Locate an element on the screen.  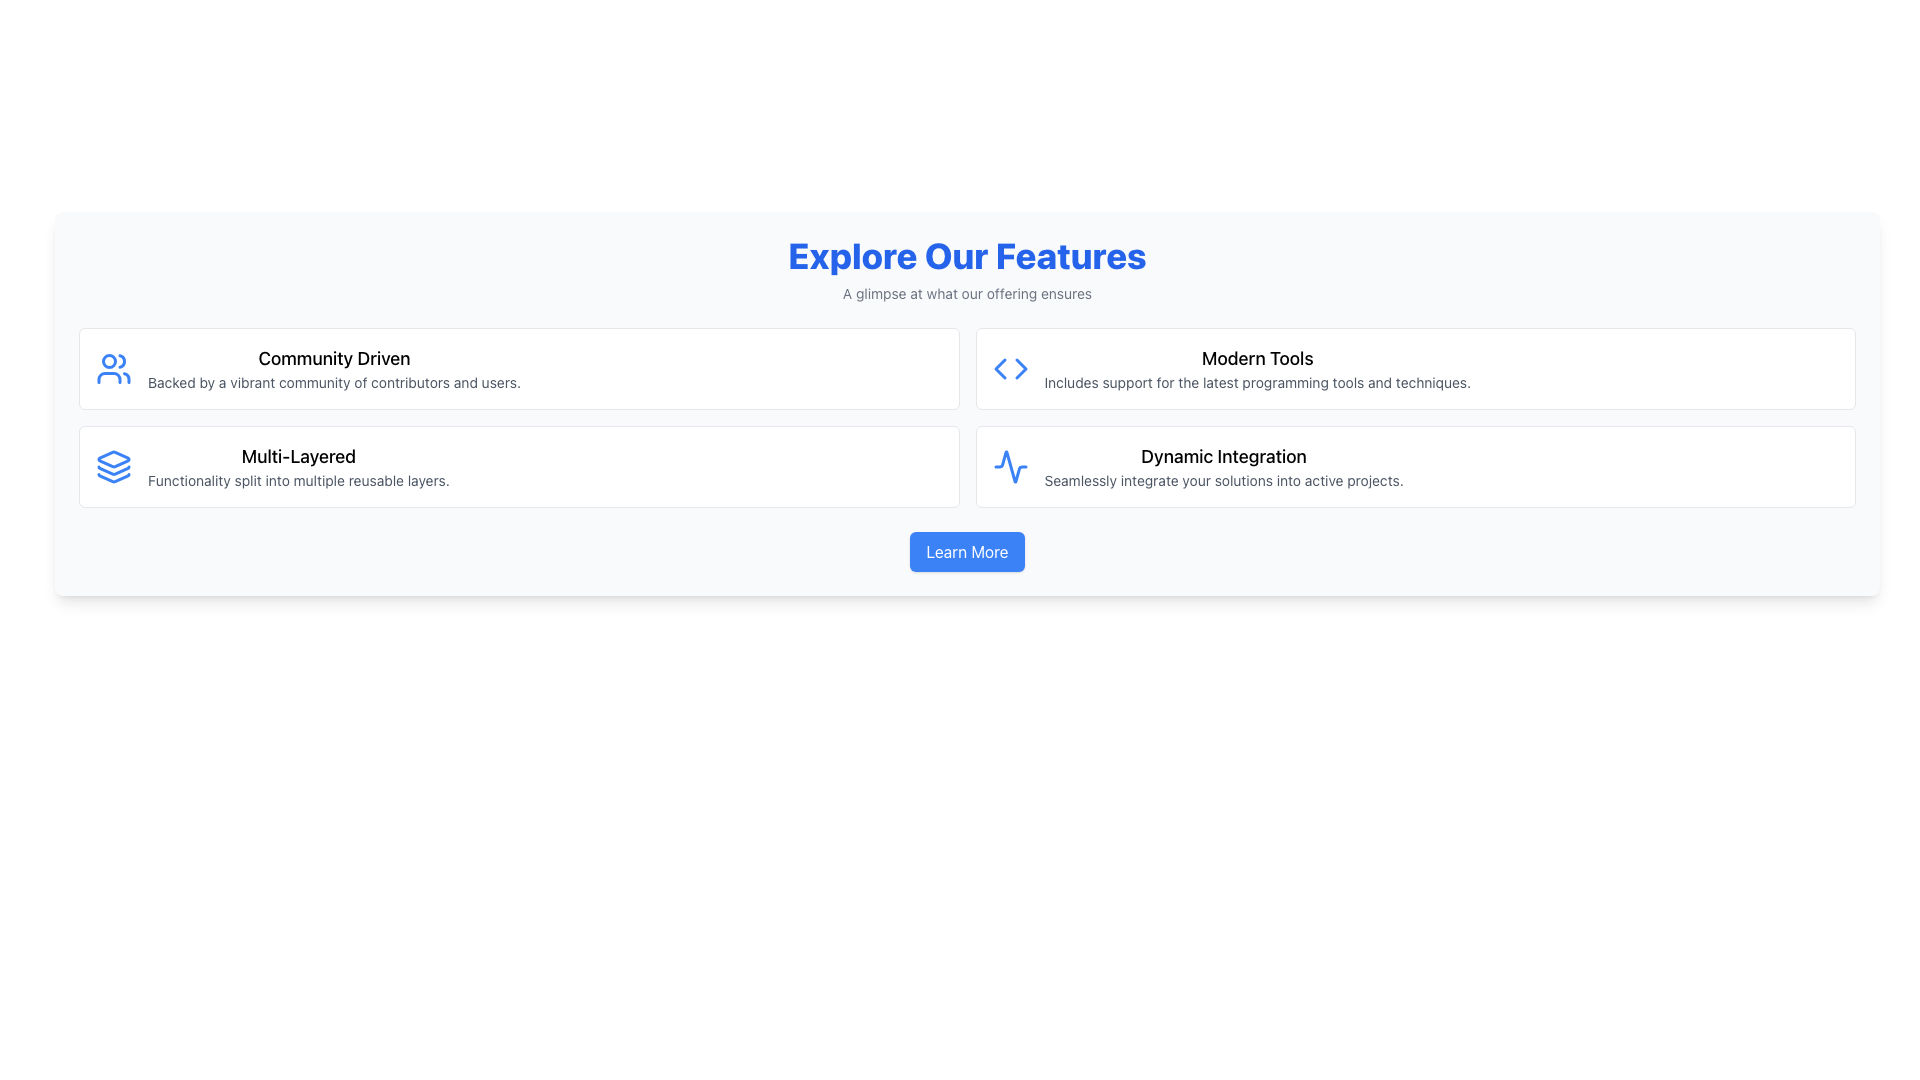
the right-pointing arrow SVG icon that is part of the 'Modern Tools' feature icon, located in the second column of the feature grid is located at coordinates (1021, 369).